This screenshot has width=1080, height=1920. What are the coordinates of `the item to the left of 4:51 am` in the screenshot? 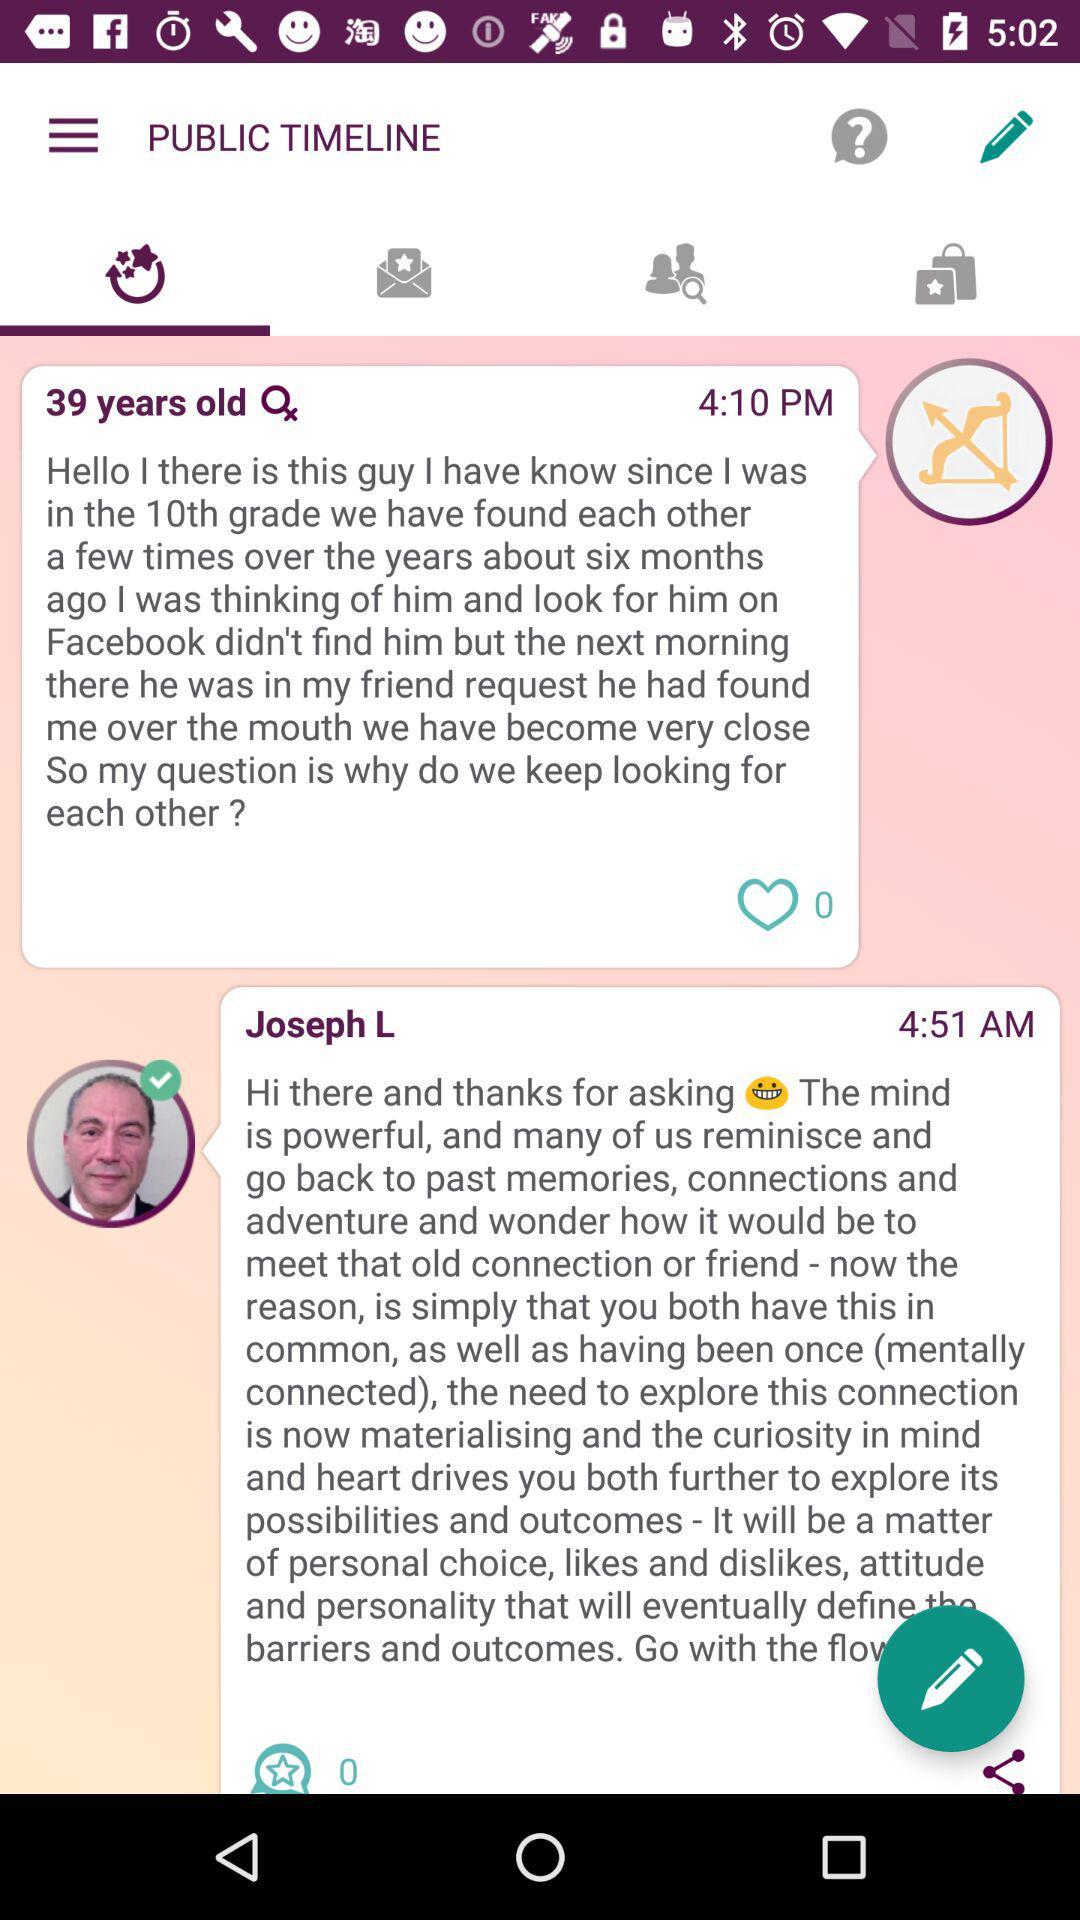 It's located at (646, 1029).